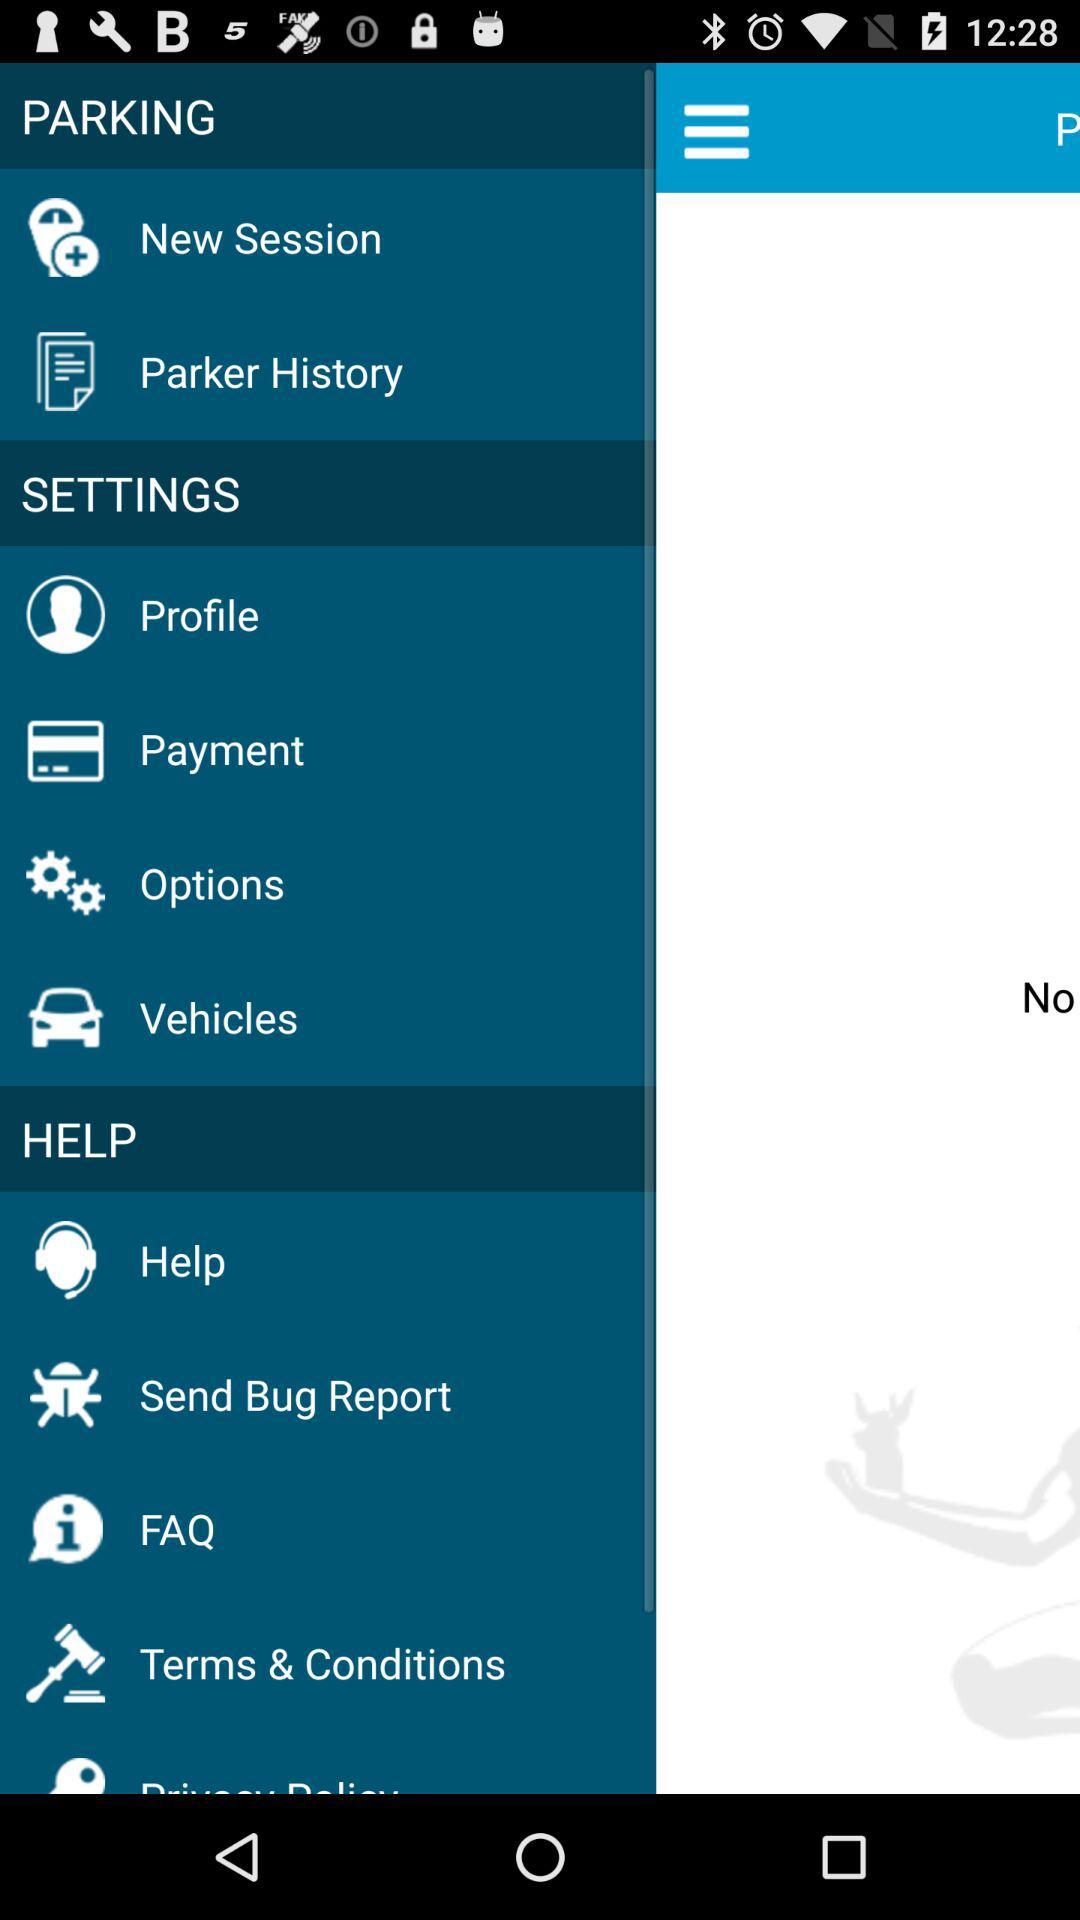 The width and height of the screenshot is (1080, 1920). What do you see at coordinates (327, 493) in the screenshot?
I see `icon next to the no parking history` at bounding box center [327, 493].